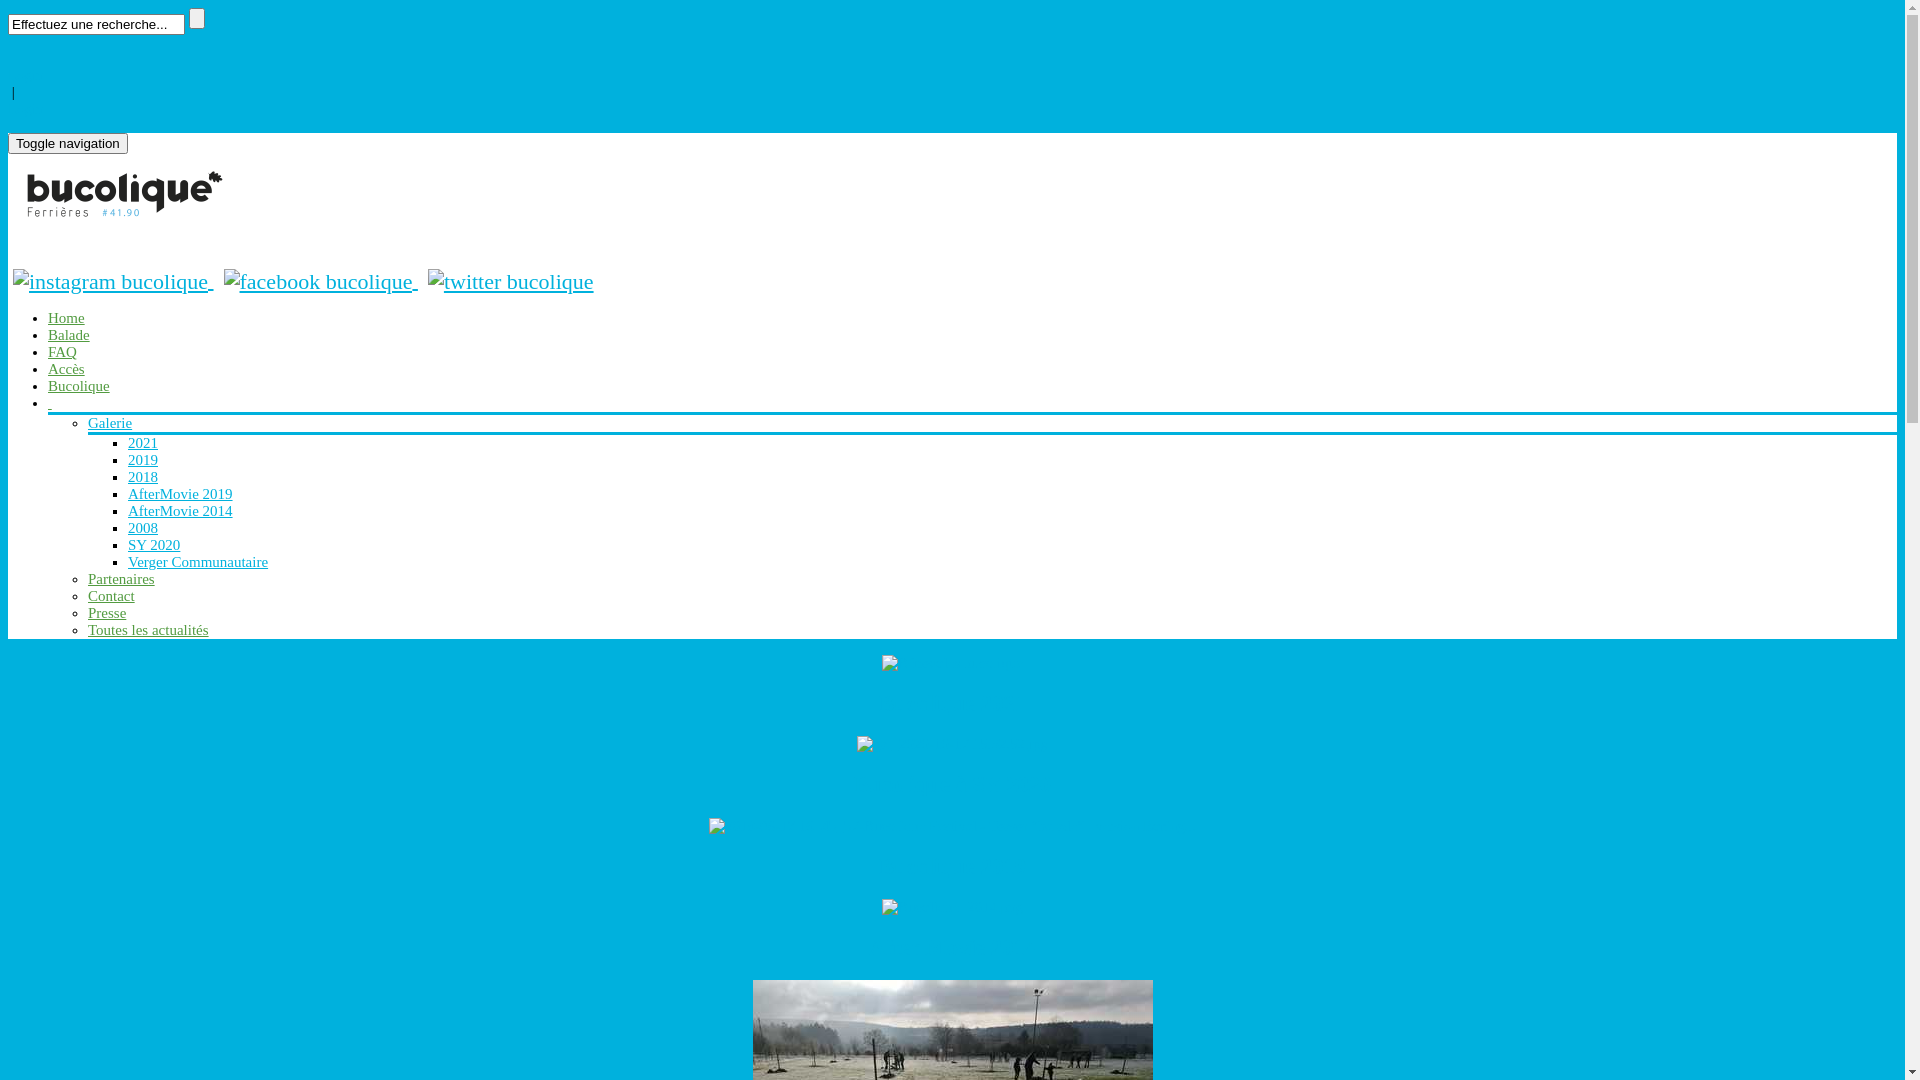 This screenshot has width=1920, height=1080. What do you see at coordinates (110, 595) in the screenshot?
I see `'Contact'` at bounding box center [110, 595].